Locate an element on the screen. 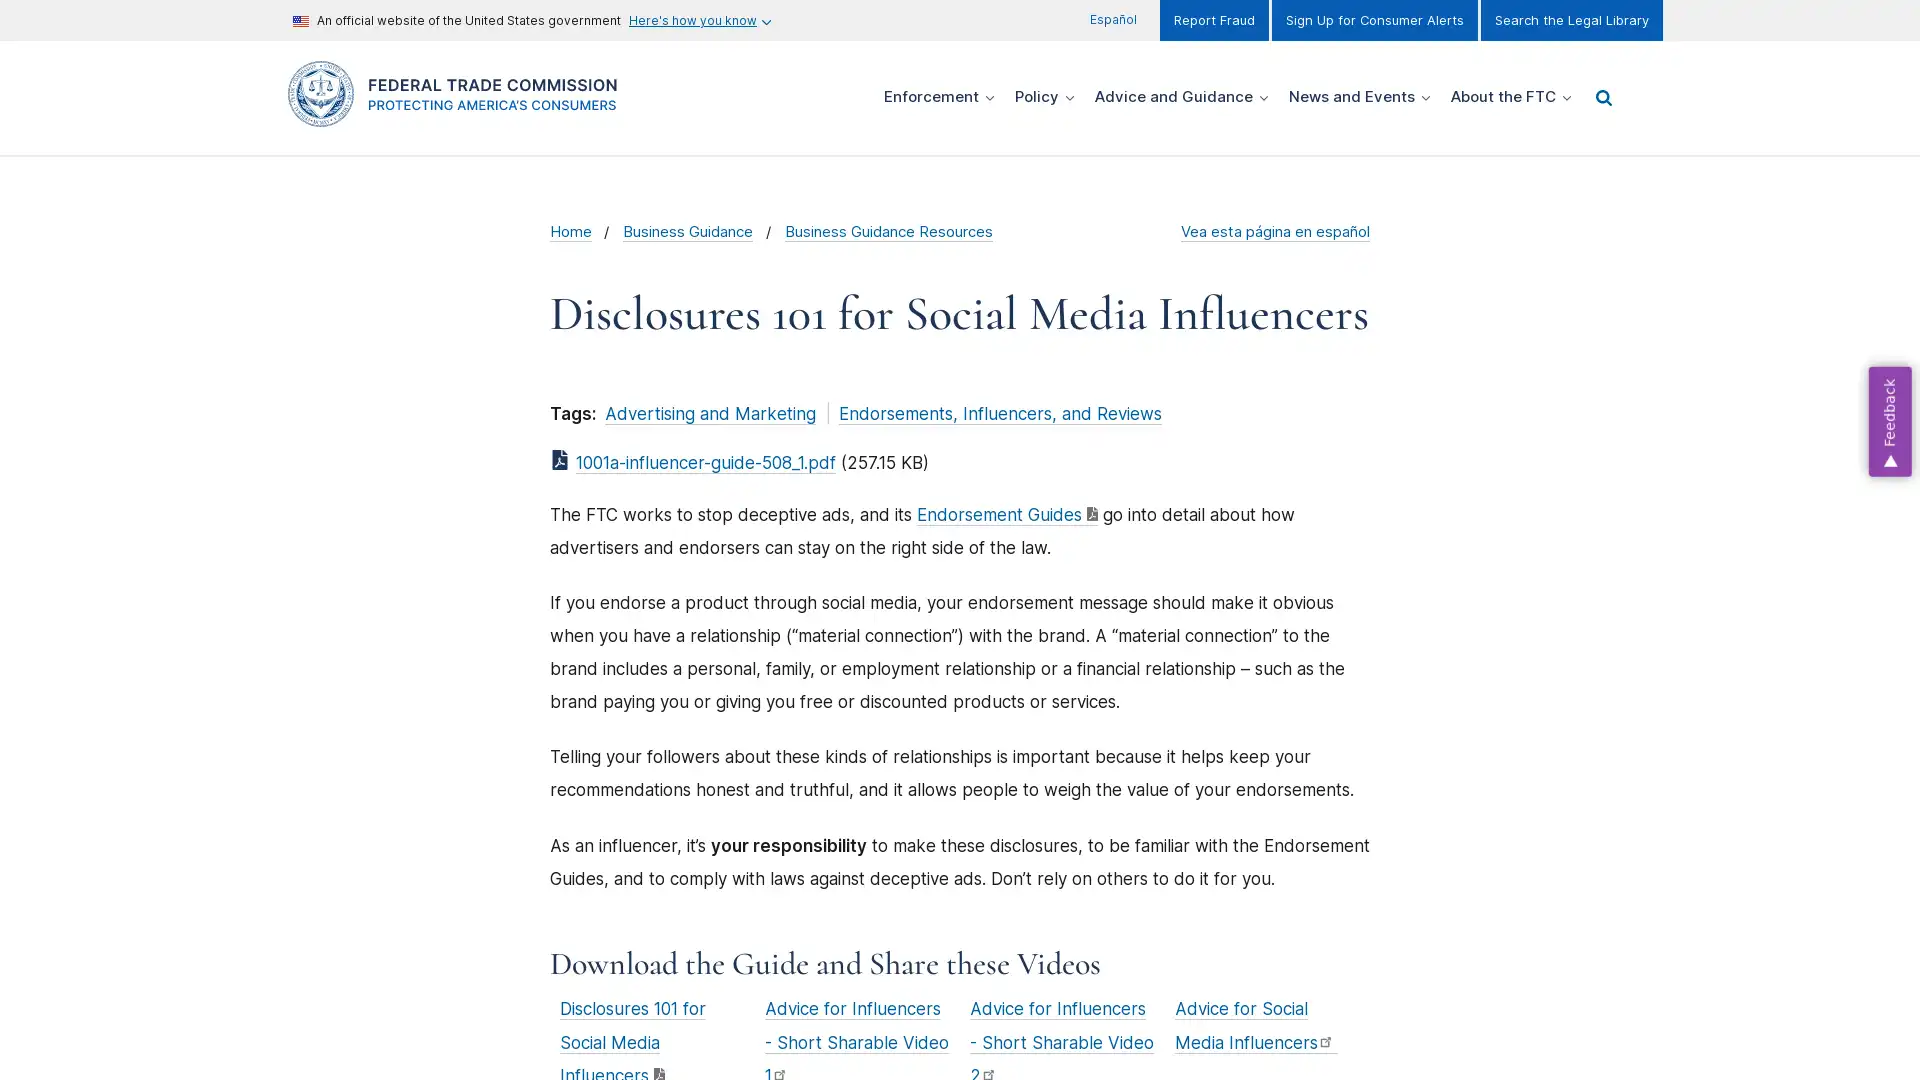  Here's how you know is located at coordinates (699, 20).